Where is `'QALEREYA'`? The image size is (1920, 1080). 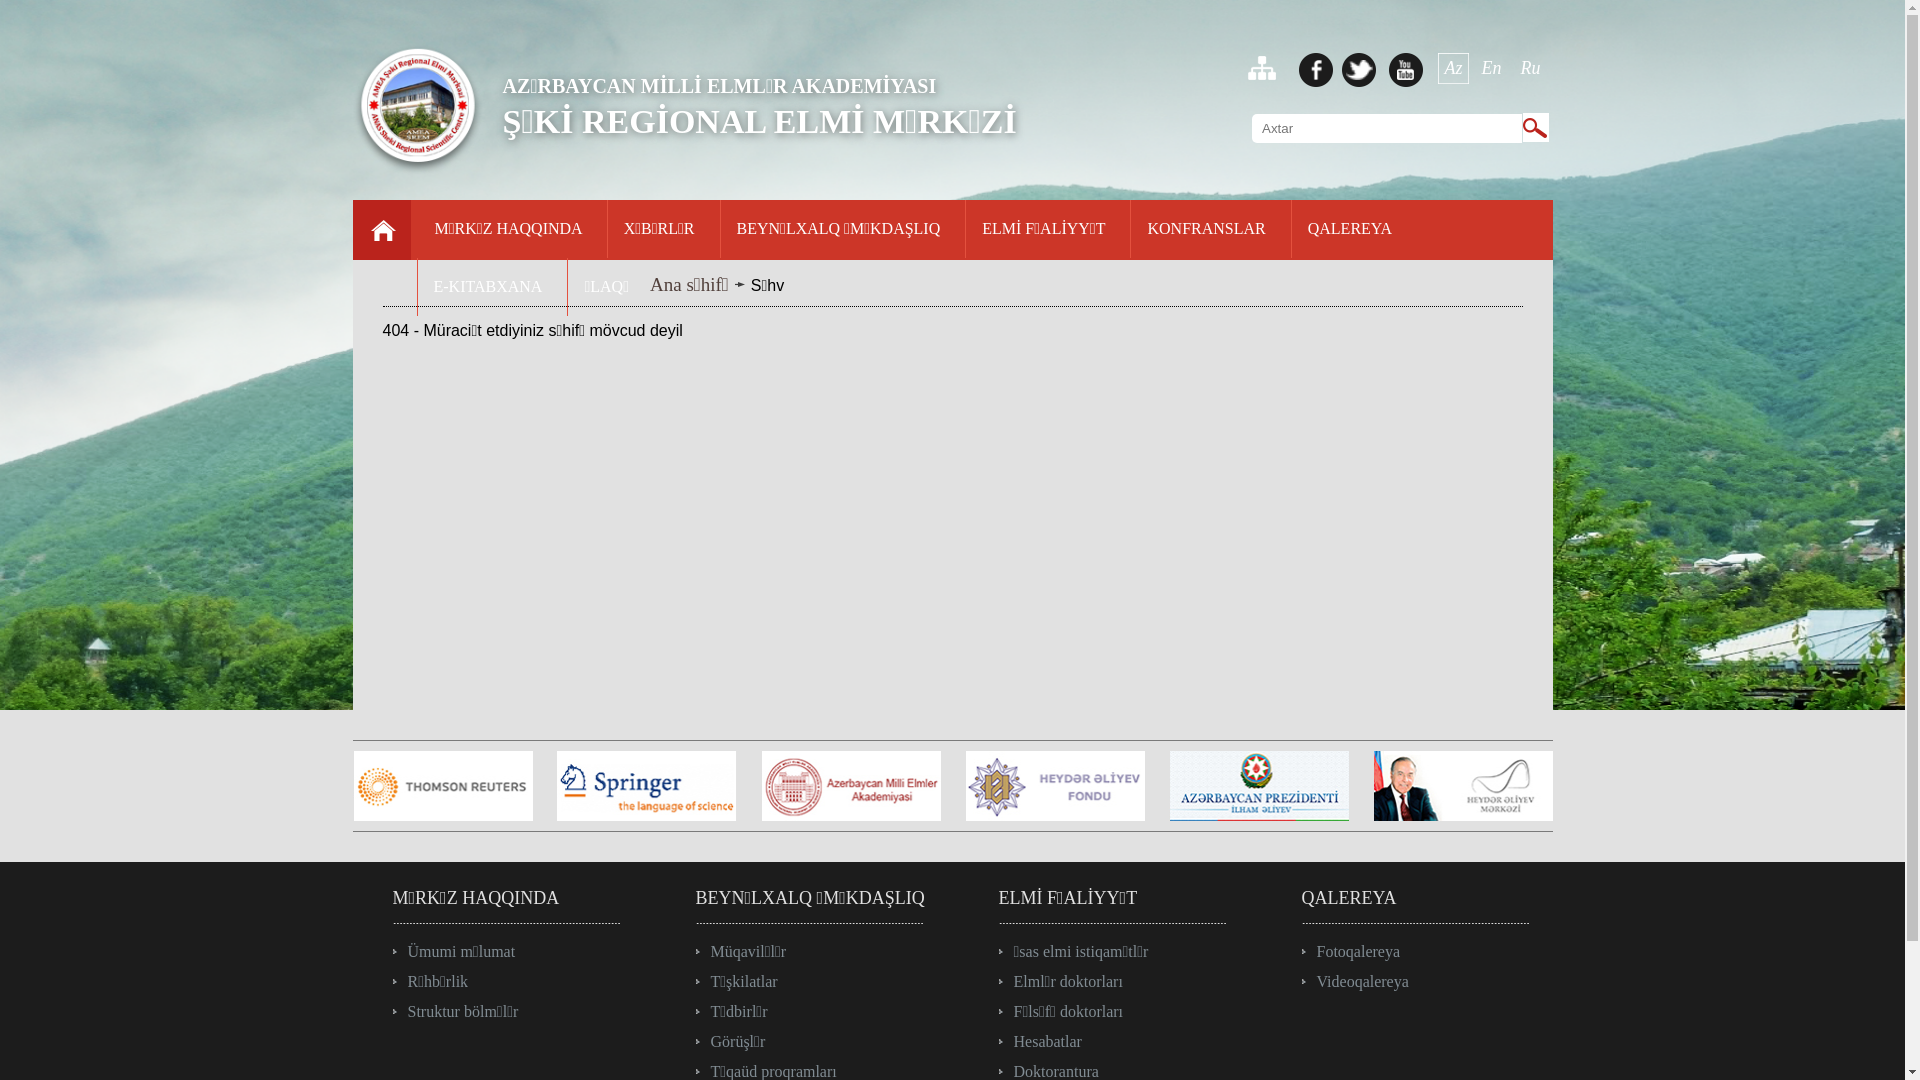 'QALEREYA' is located at coordinates (1349, 232).